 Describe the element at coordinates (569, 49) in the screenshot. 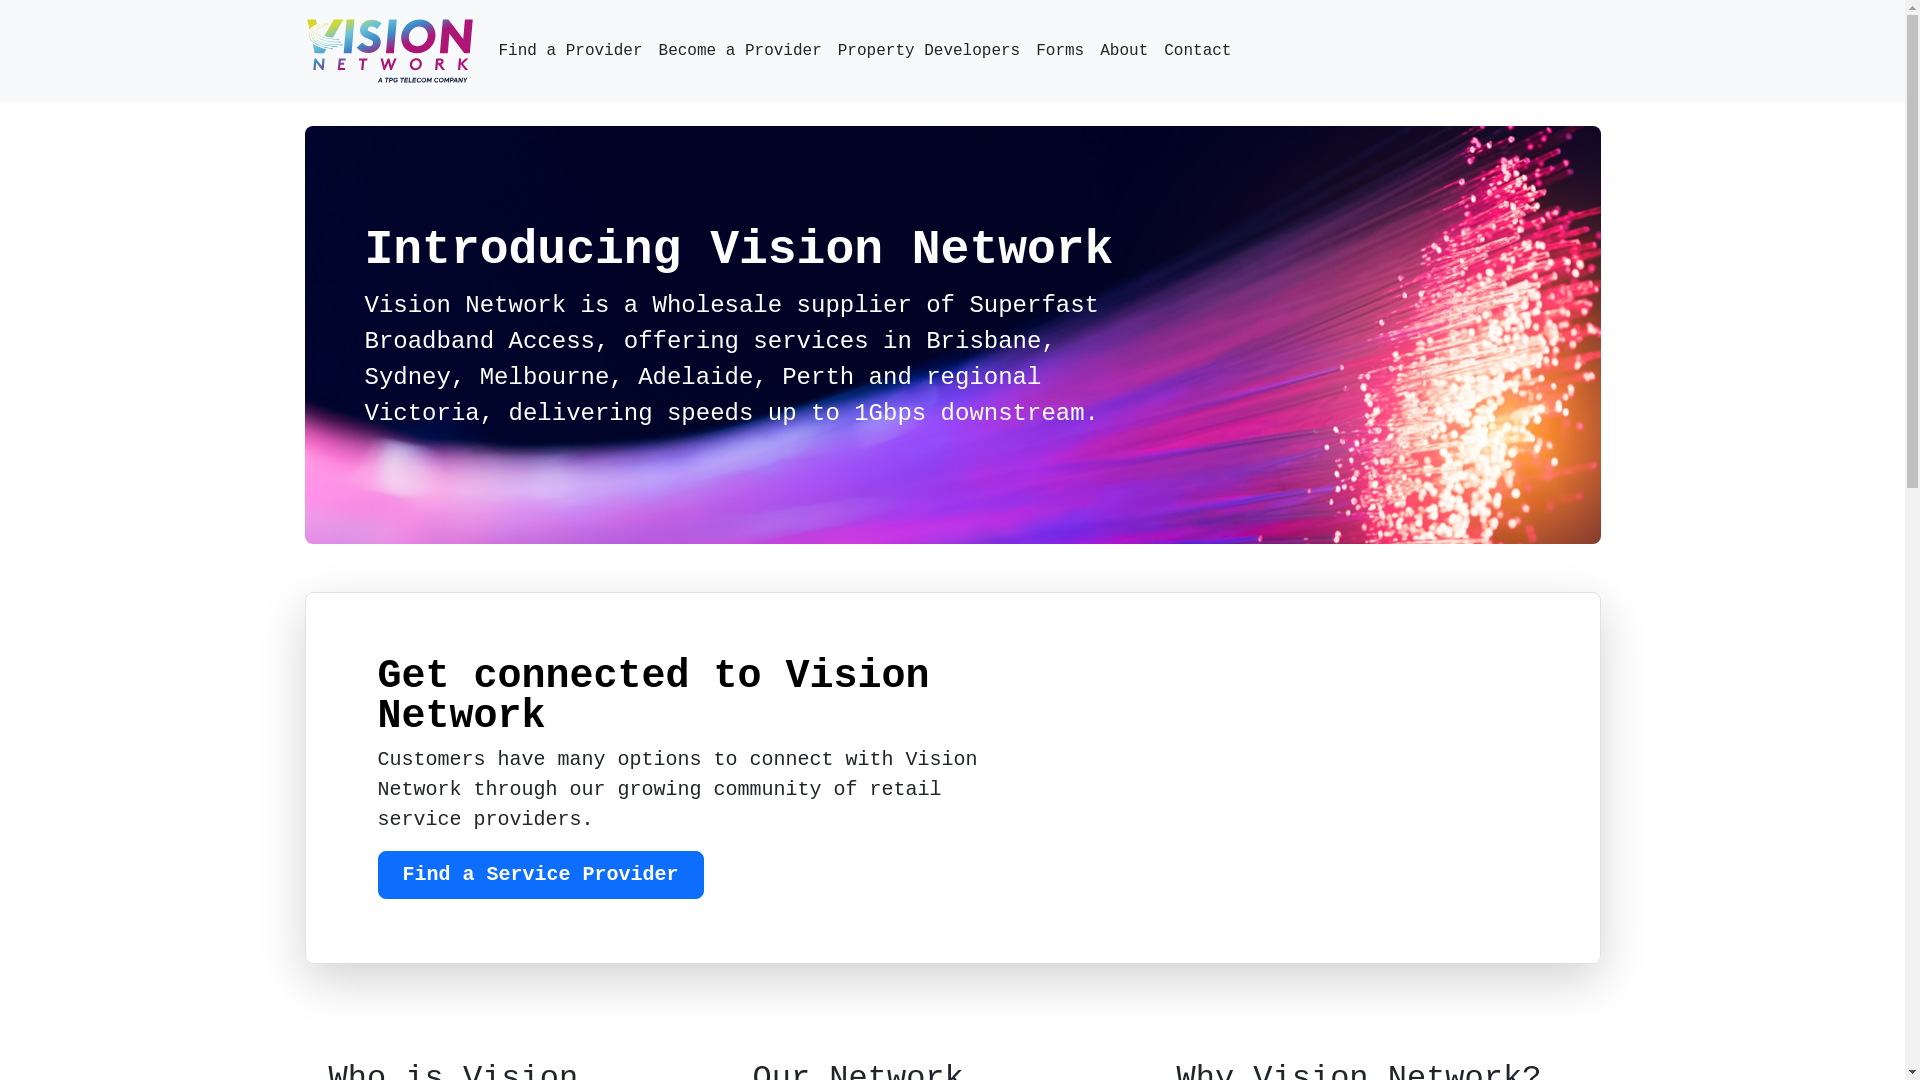

I see `'Find a Provider'` at that location.